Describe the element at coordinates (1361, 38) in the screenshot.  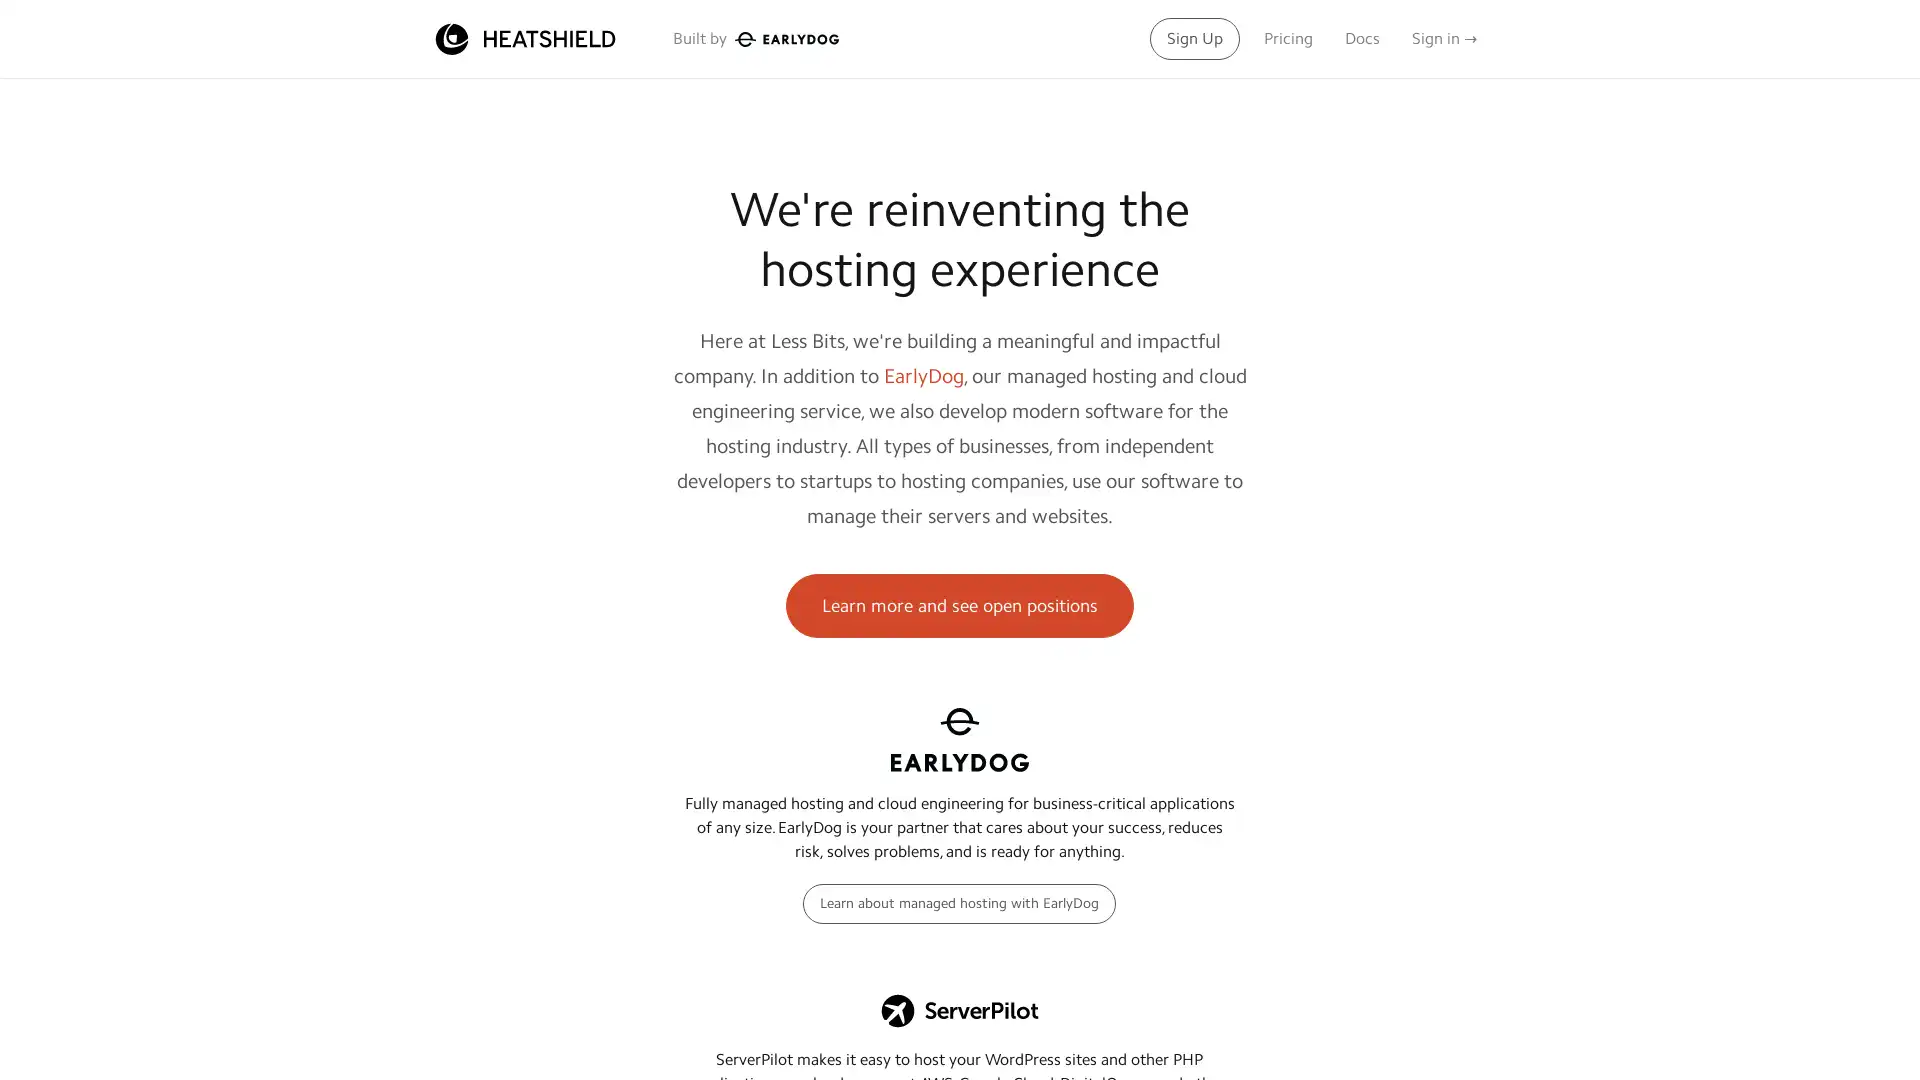
I see `Docs` at that location.